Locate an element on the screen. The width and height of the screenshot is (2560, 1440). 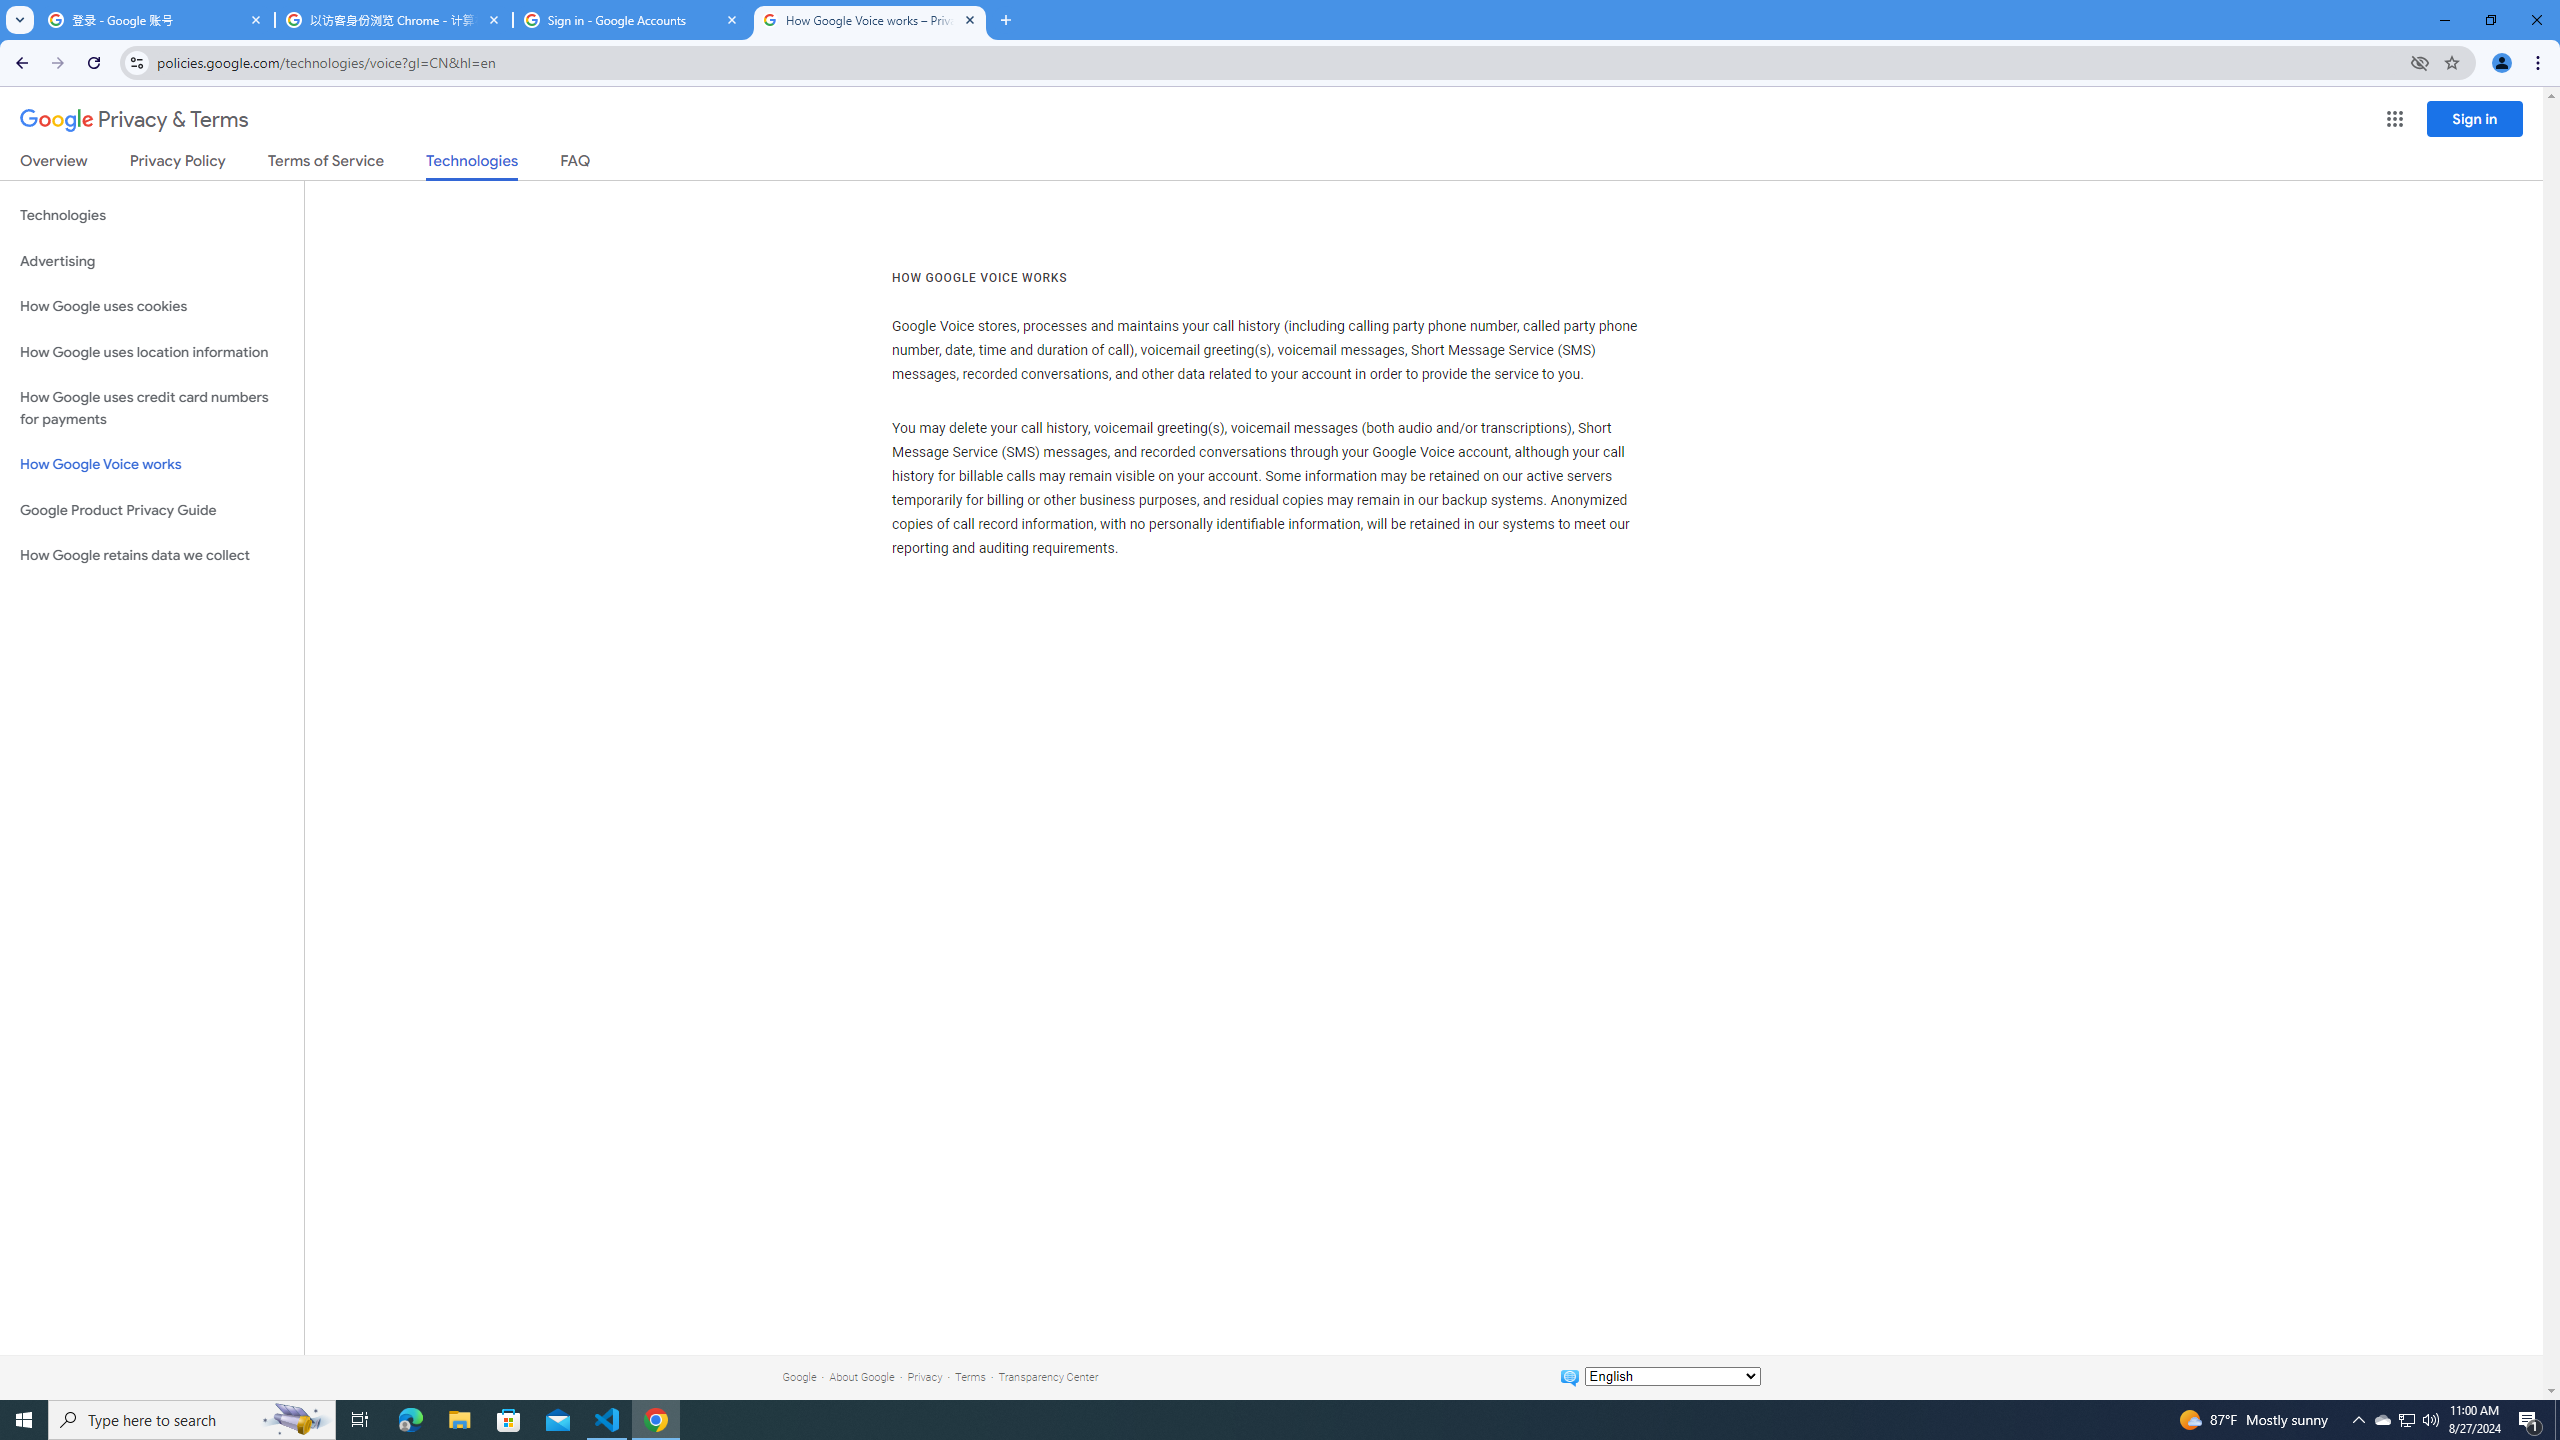
'How Google uses credit card numbers for payments' is located at coordinates (151, 407).